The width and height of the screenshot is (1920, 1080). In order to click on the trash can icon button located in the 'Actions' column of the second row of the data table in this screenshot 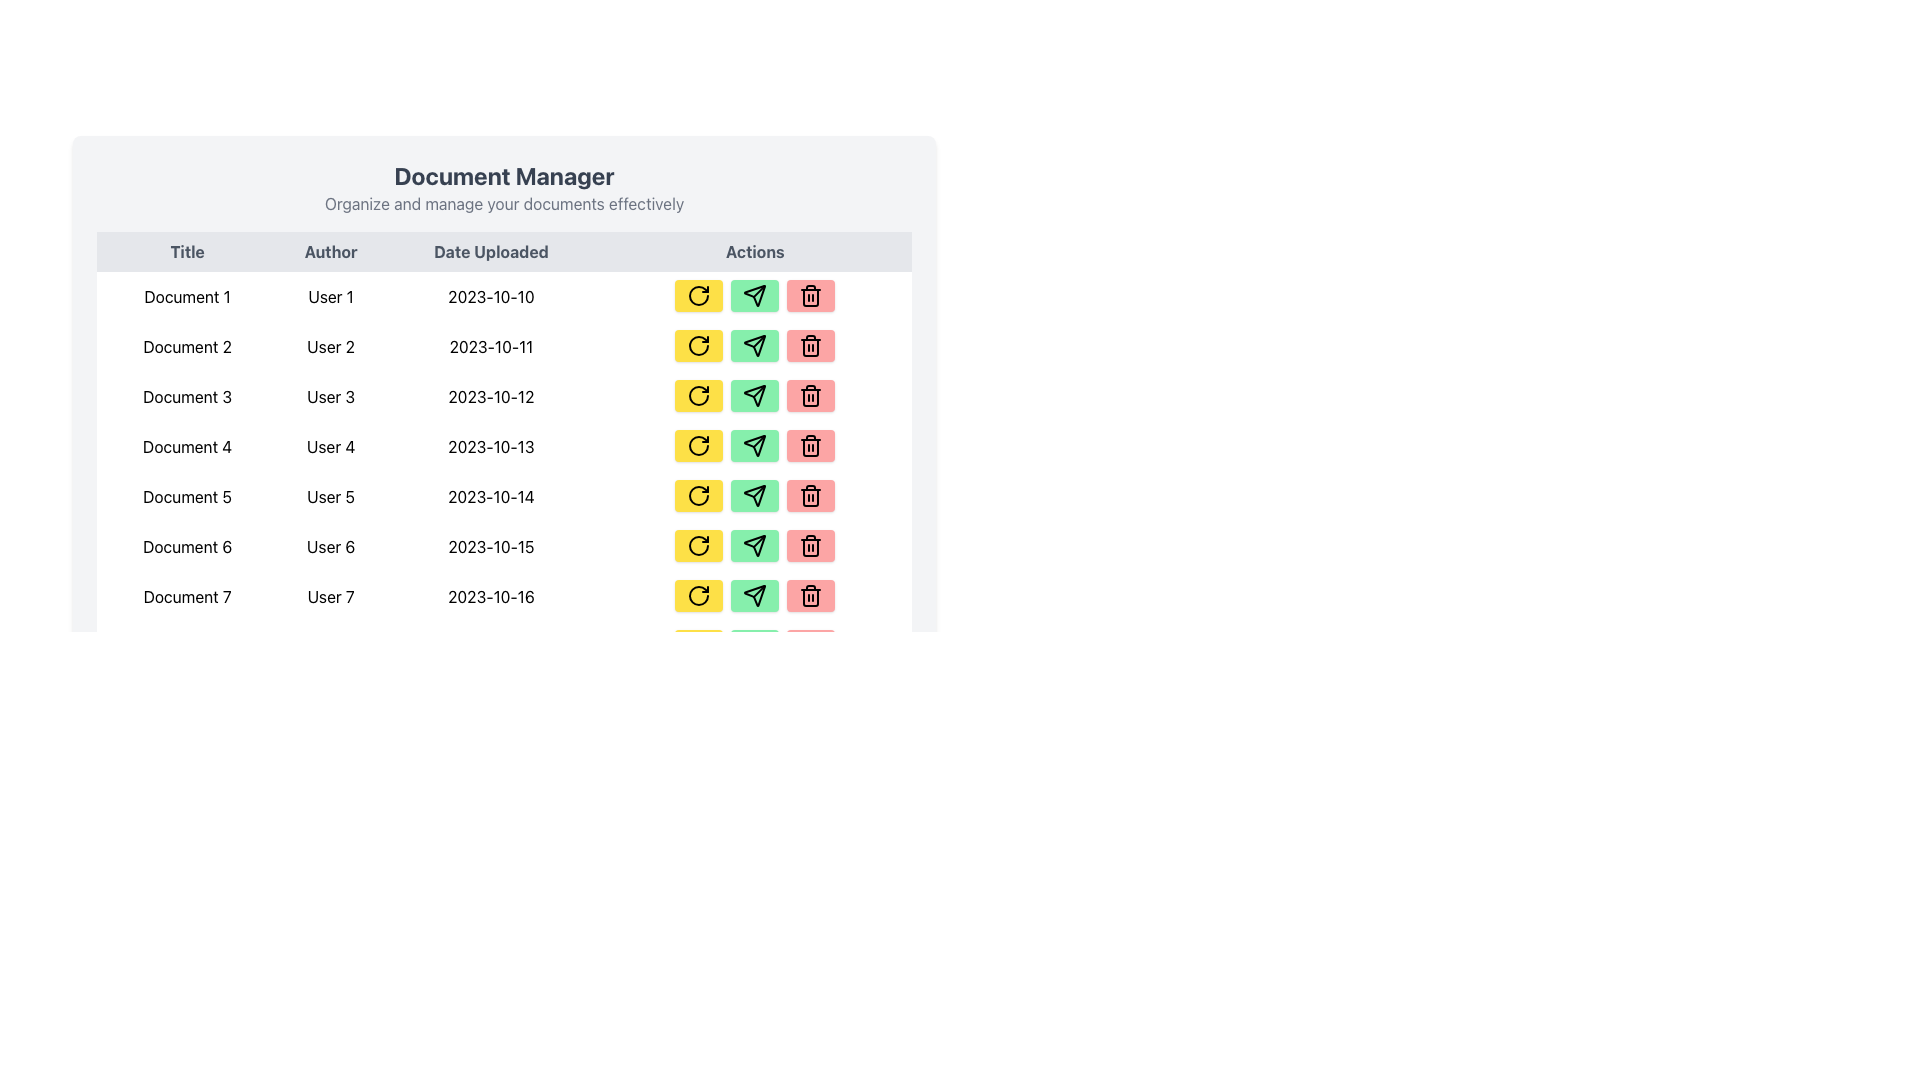, I will do `click(811, 345)`.